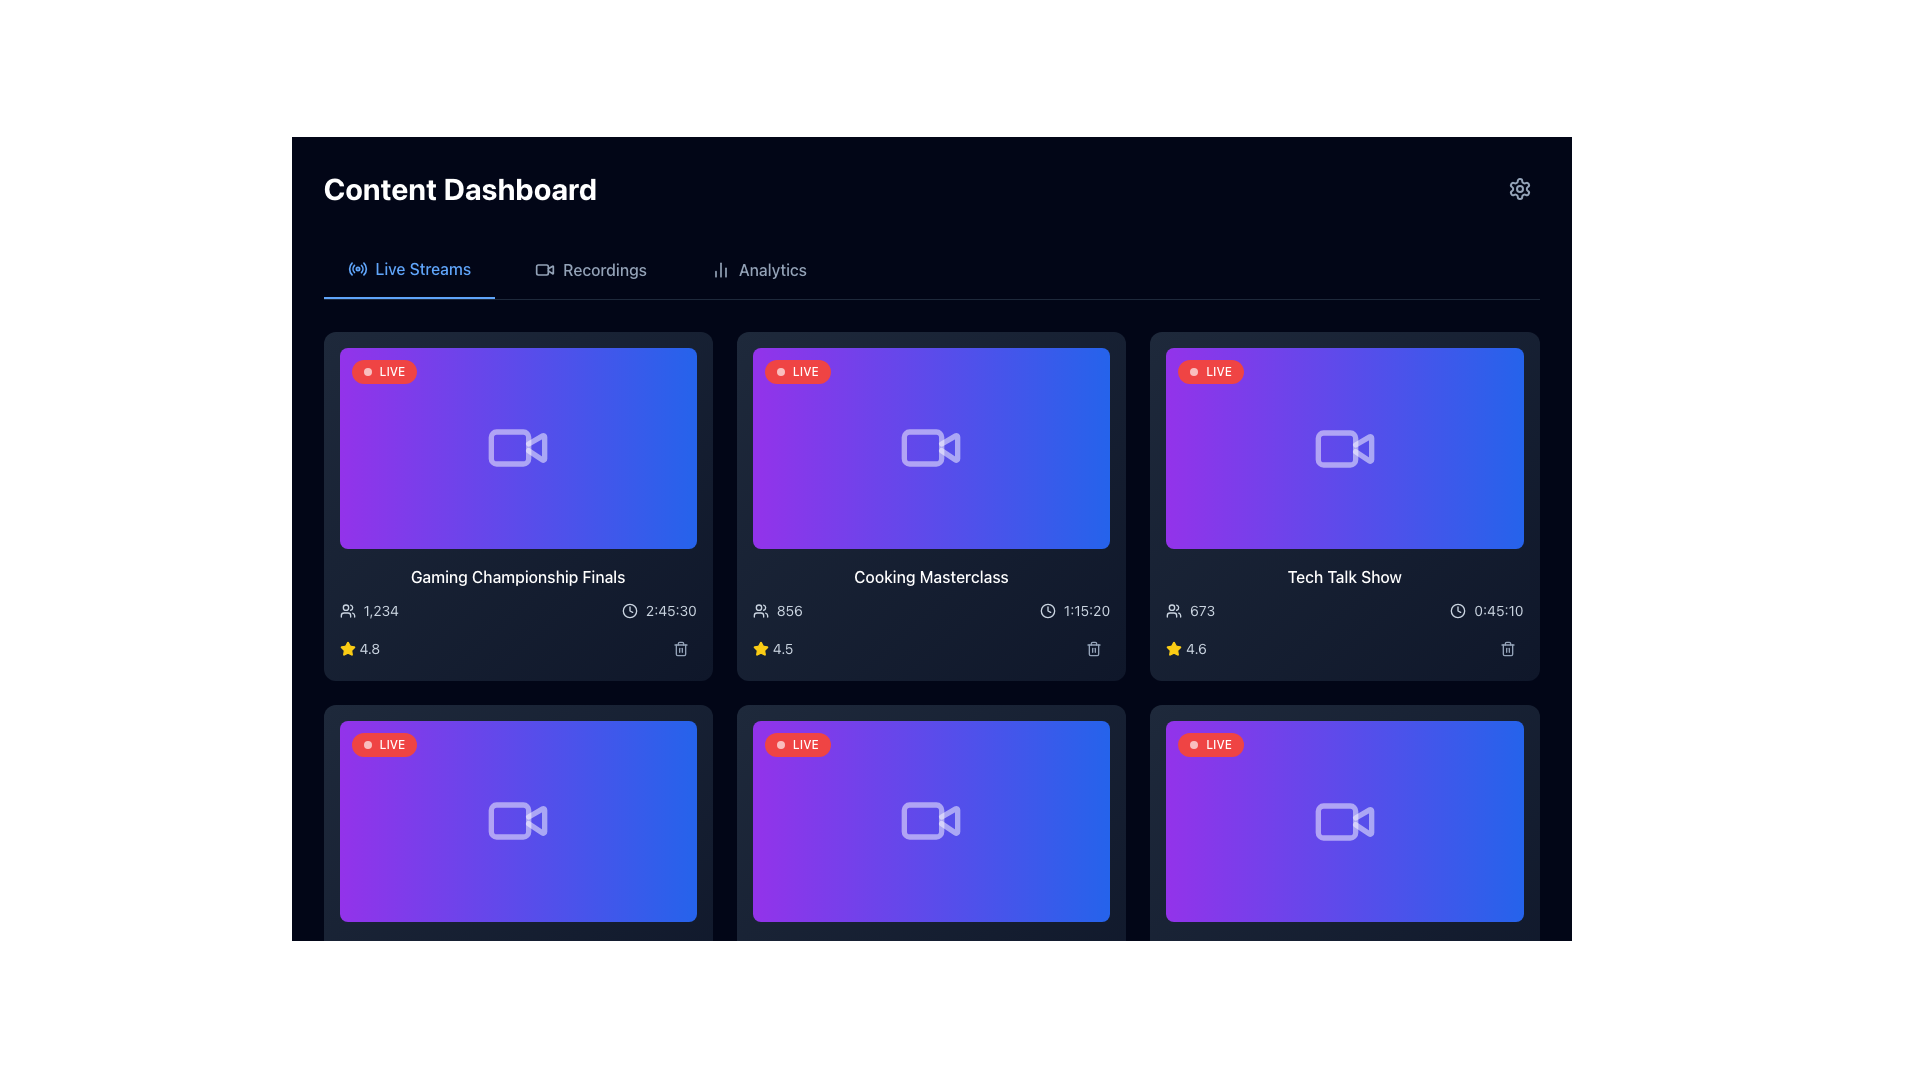 This screenshot has width=1920, height=1080. What do you see at coordinates (1507, 648) in the screenshot?
I see `the trash can icon button located at the bottom-right corner of the 'Tech Talk Show' card in the middle row of the grid to initiate deletion` at bounding box center [1507, 648].